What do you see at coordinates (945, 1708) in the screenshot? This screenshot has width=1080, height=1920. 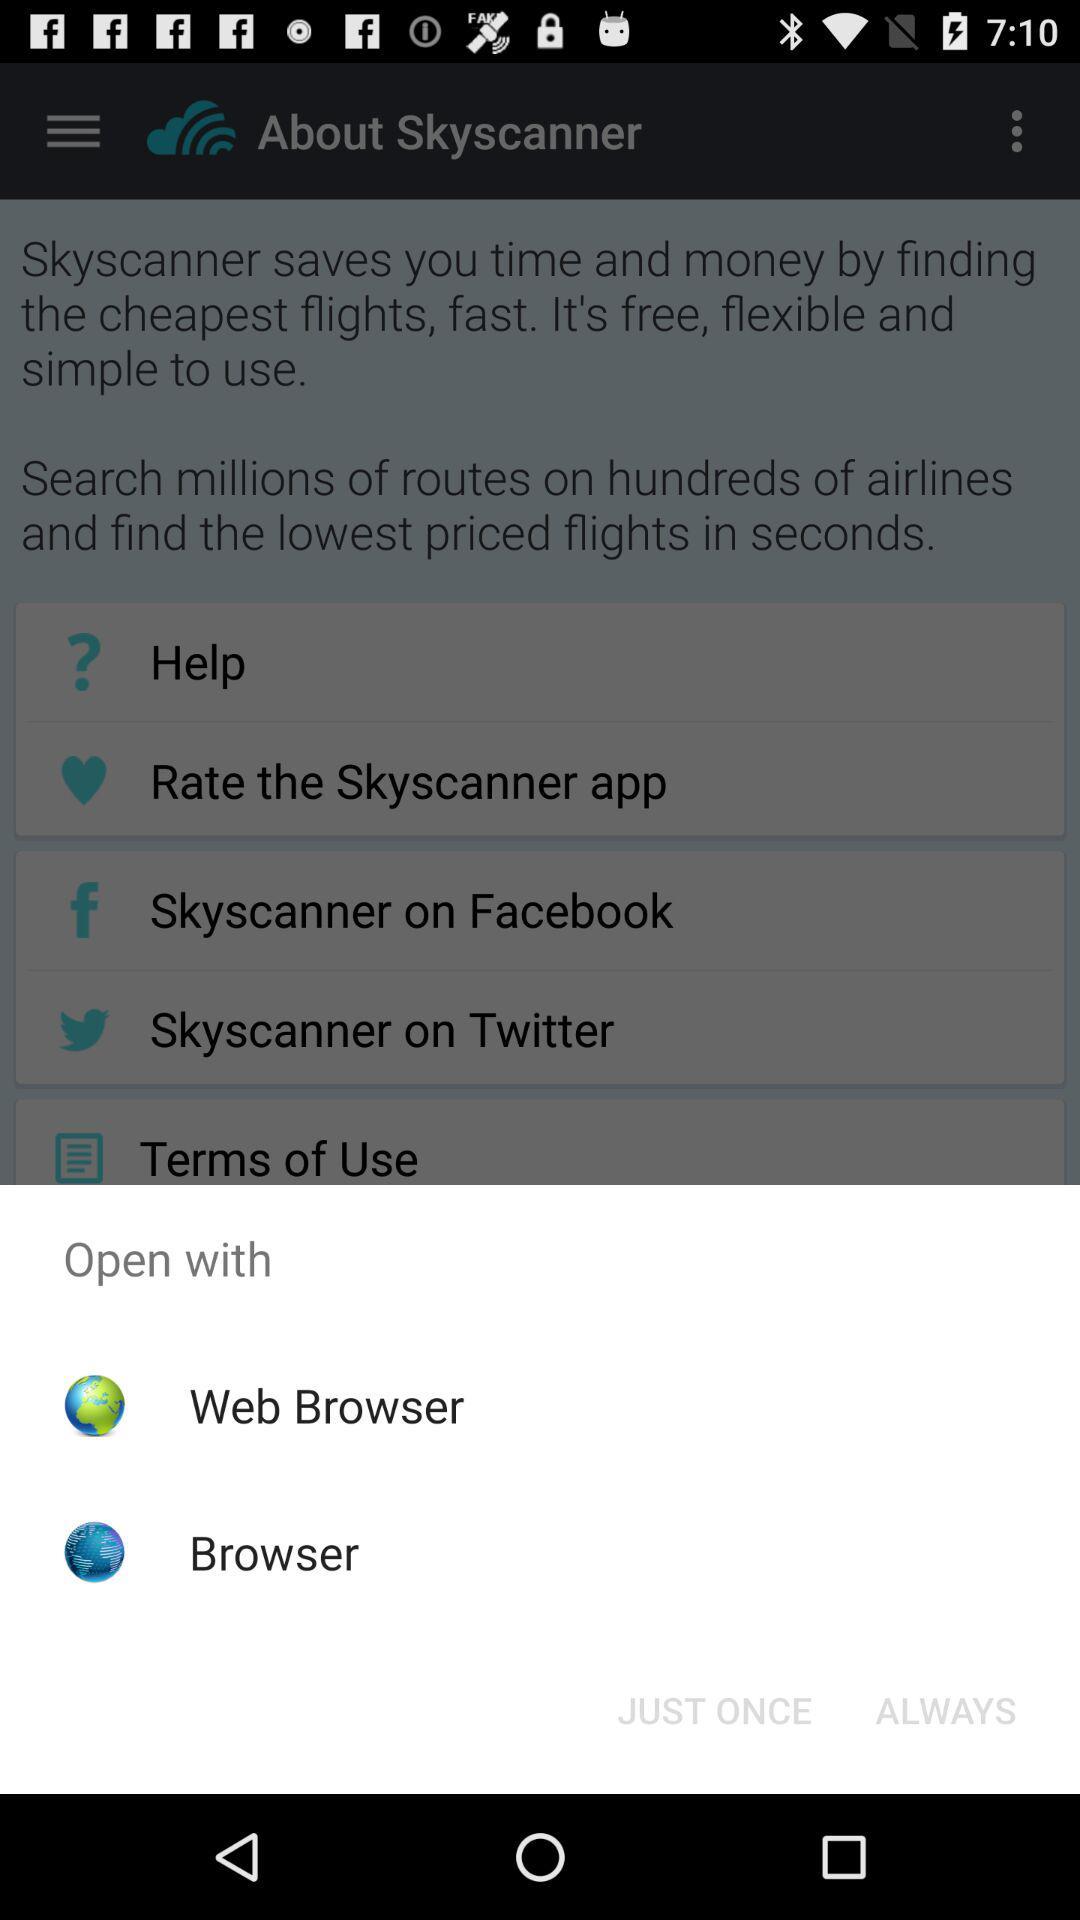 I see `the item below the open with app` at bounding box center [945, 1708].